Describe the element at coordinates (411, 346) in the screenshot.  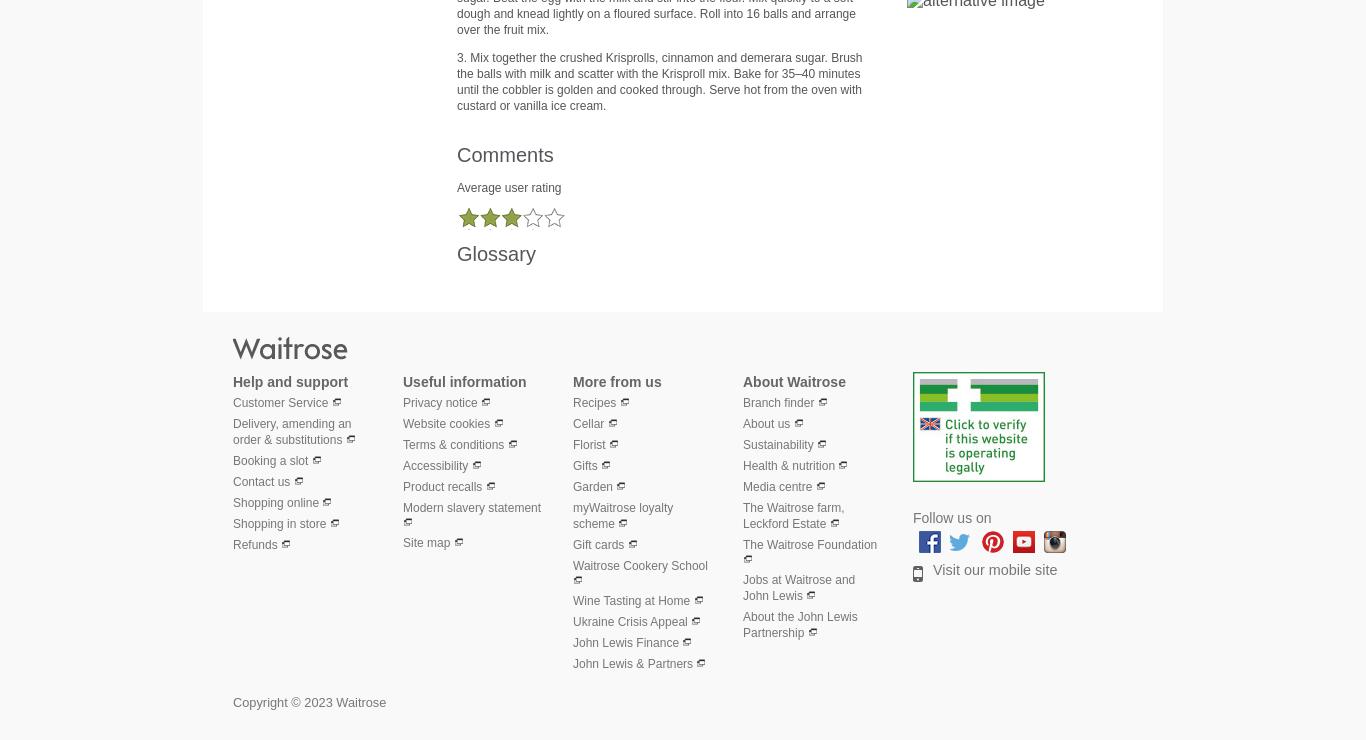
I see `'Waitrose'` at that location.